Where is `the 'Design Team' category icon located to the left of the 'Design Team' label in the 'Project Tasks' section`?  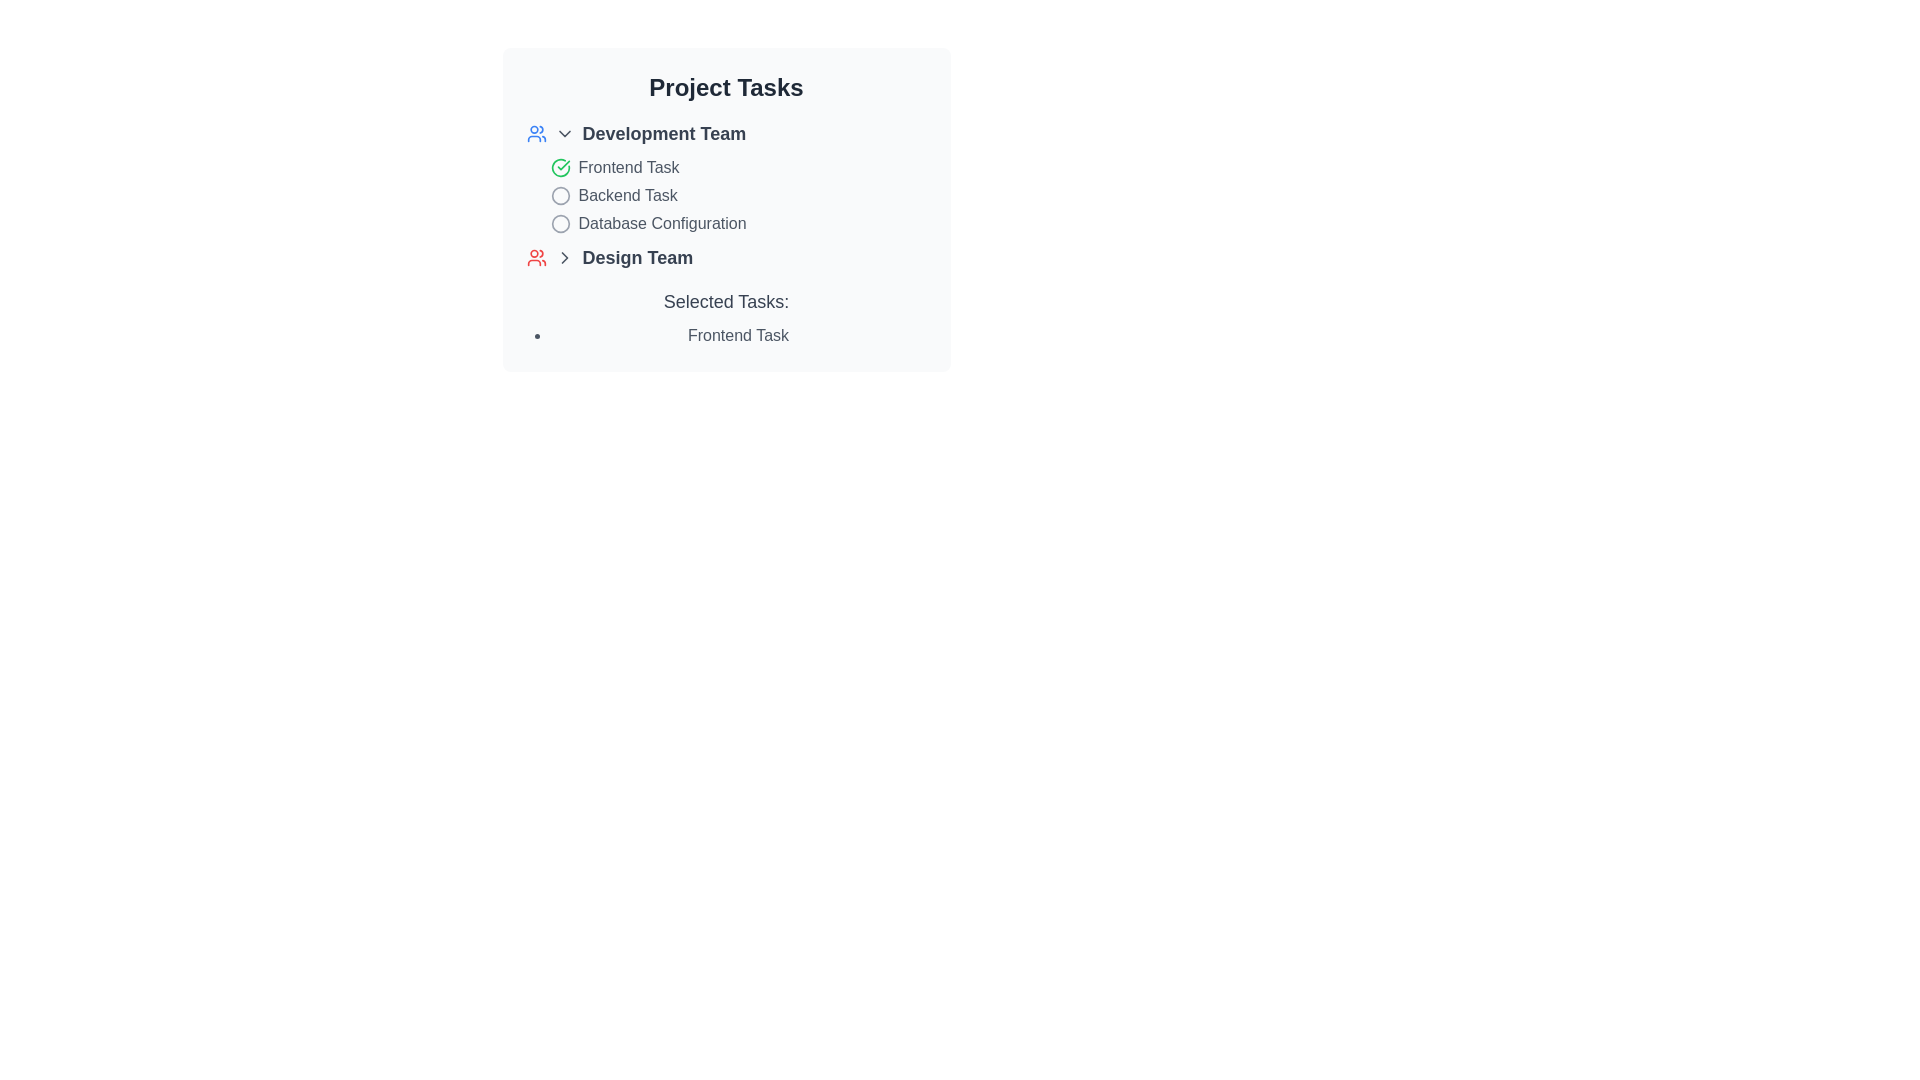 the 'Design Team' category icon located to the left of the 'Design Team' label in the 'Project Tasks' section is located at coordinates (536, 257).